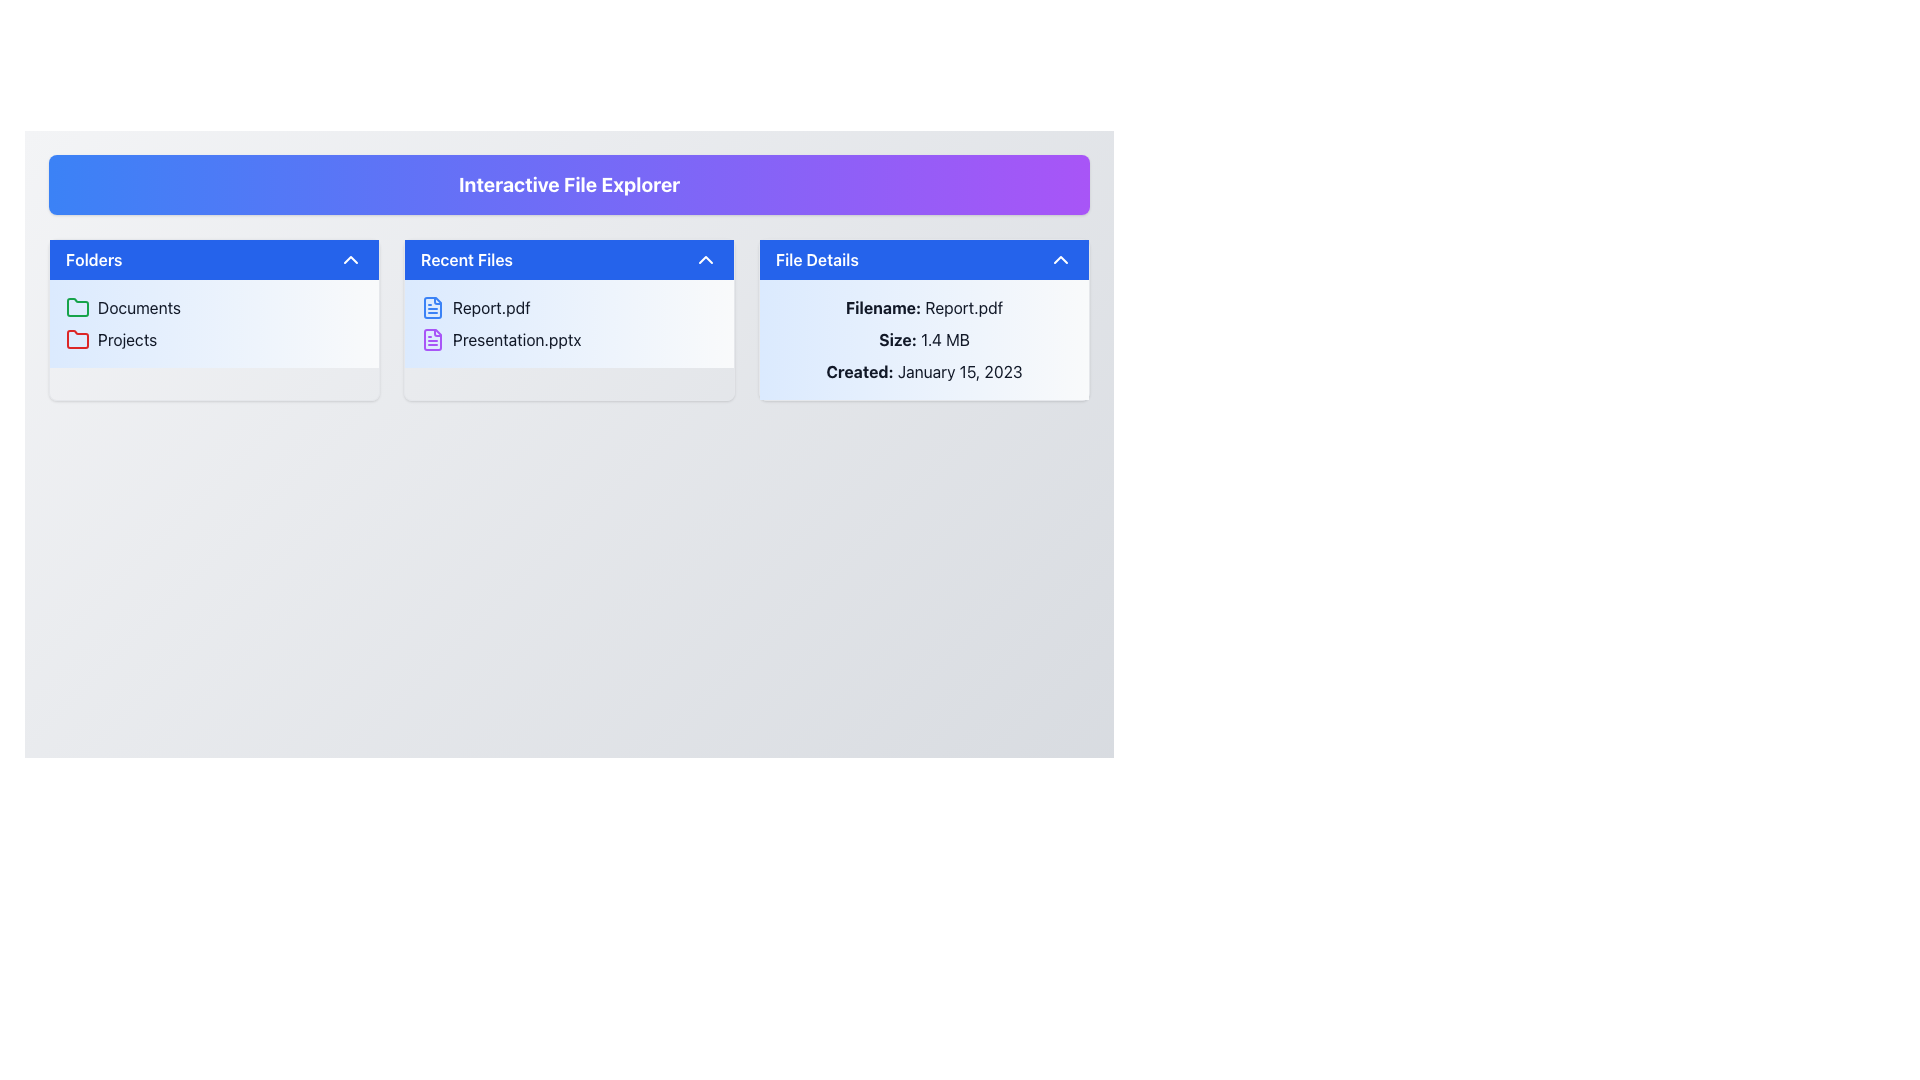  Describe the element at coordinates (817, 258) in the screenshot. I see `the 'File Details' text label, which serves as a title for the section below it, located in the header bar at the top of the rightmost panel` at that location.